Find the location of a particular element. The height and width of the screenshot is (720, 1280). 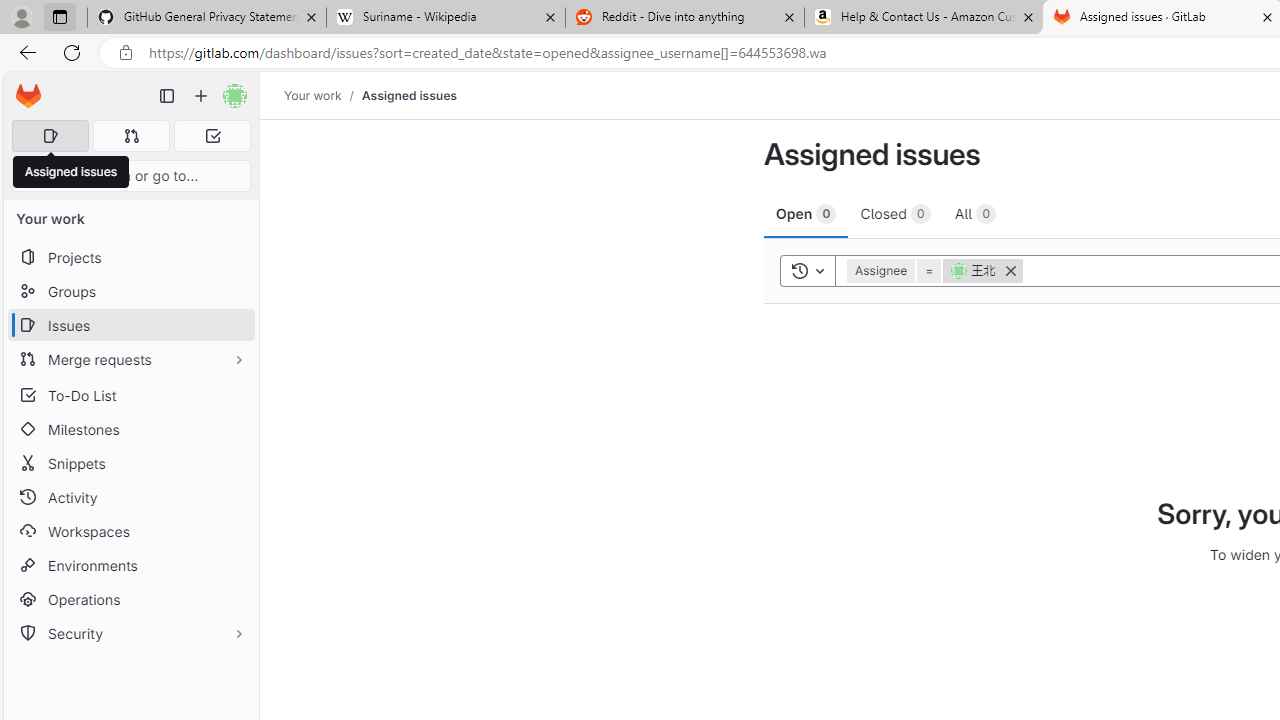

'Toggle history' is located at coordinates (807, 270).